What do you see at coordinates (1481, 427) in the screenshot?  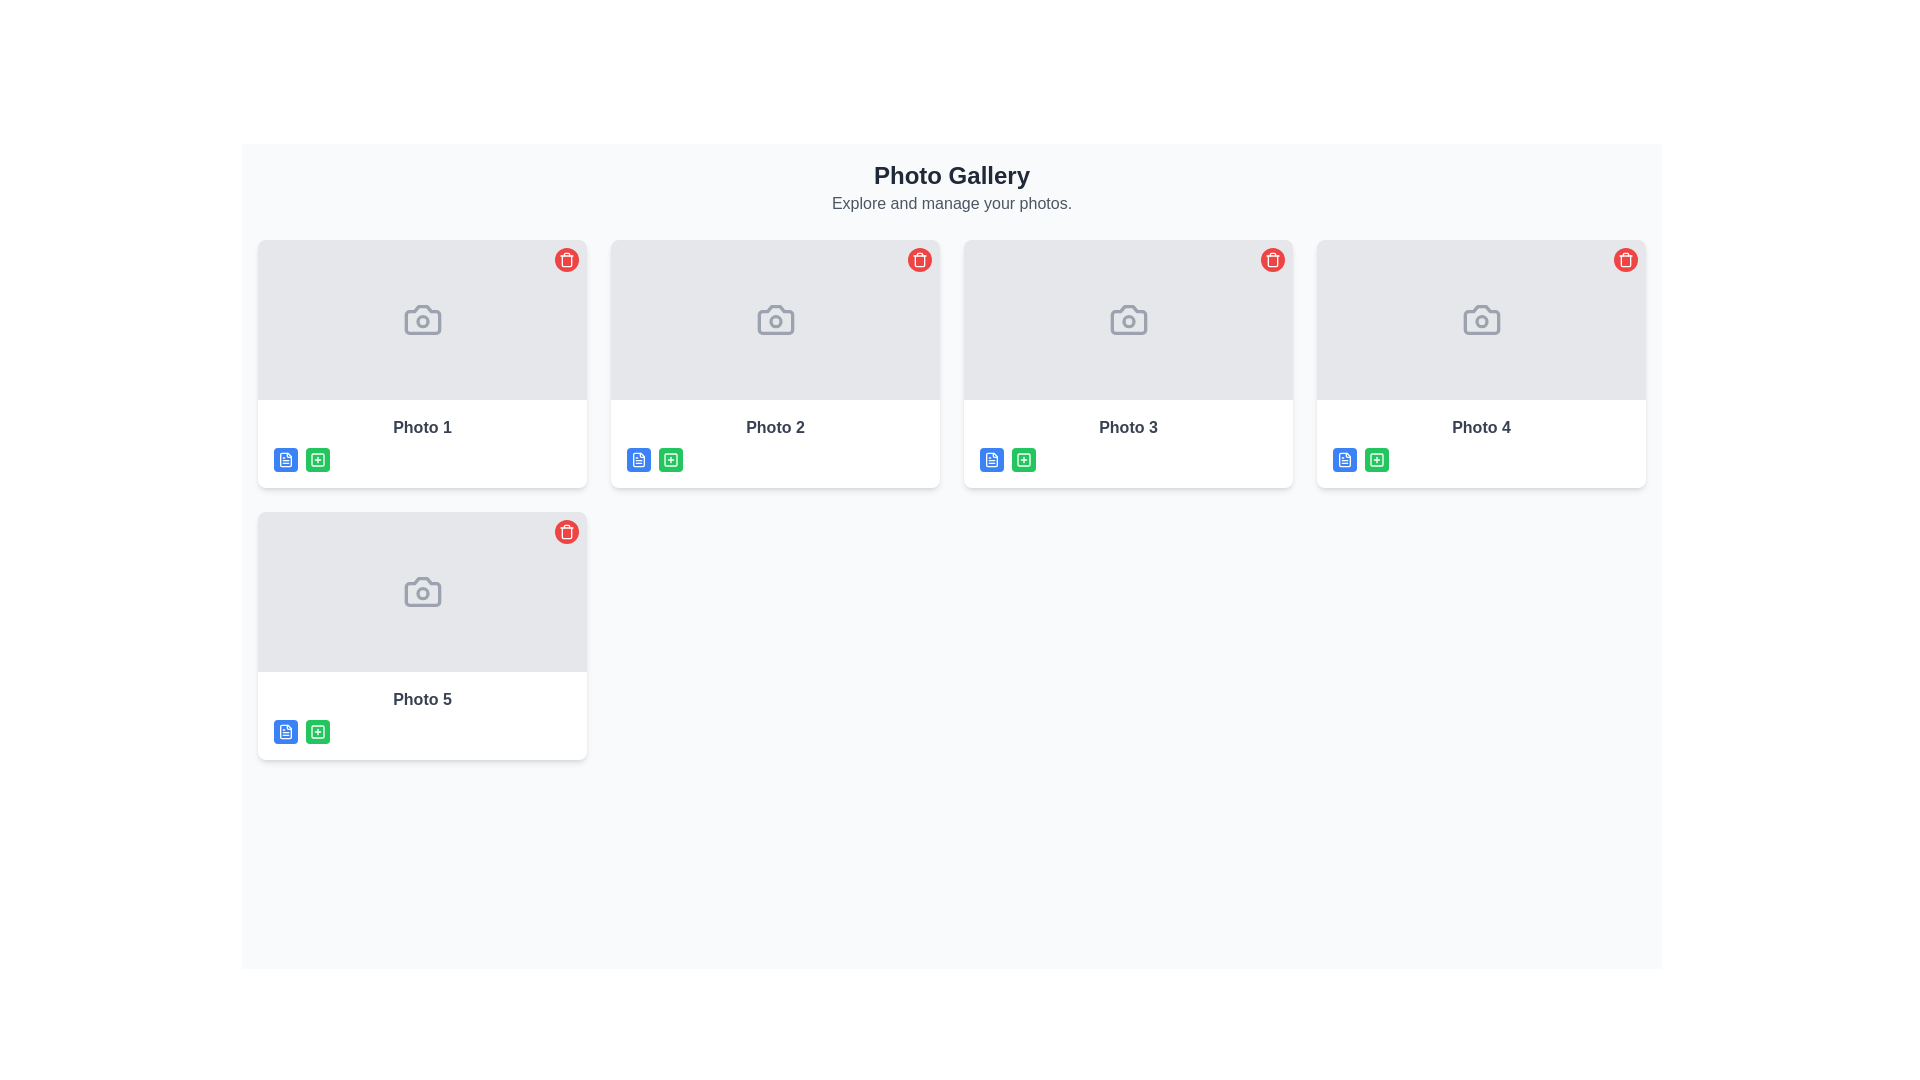 I see `text label displaying 'Photo 4' located in the second row, second column of a grid-like gallery layout` at bounding box center [1481, 427].